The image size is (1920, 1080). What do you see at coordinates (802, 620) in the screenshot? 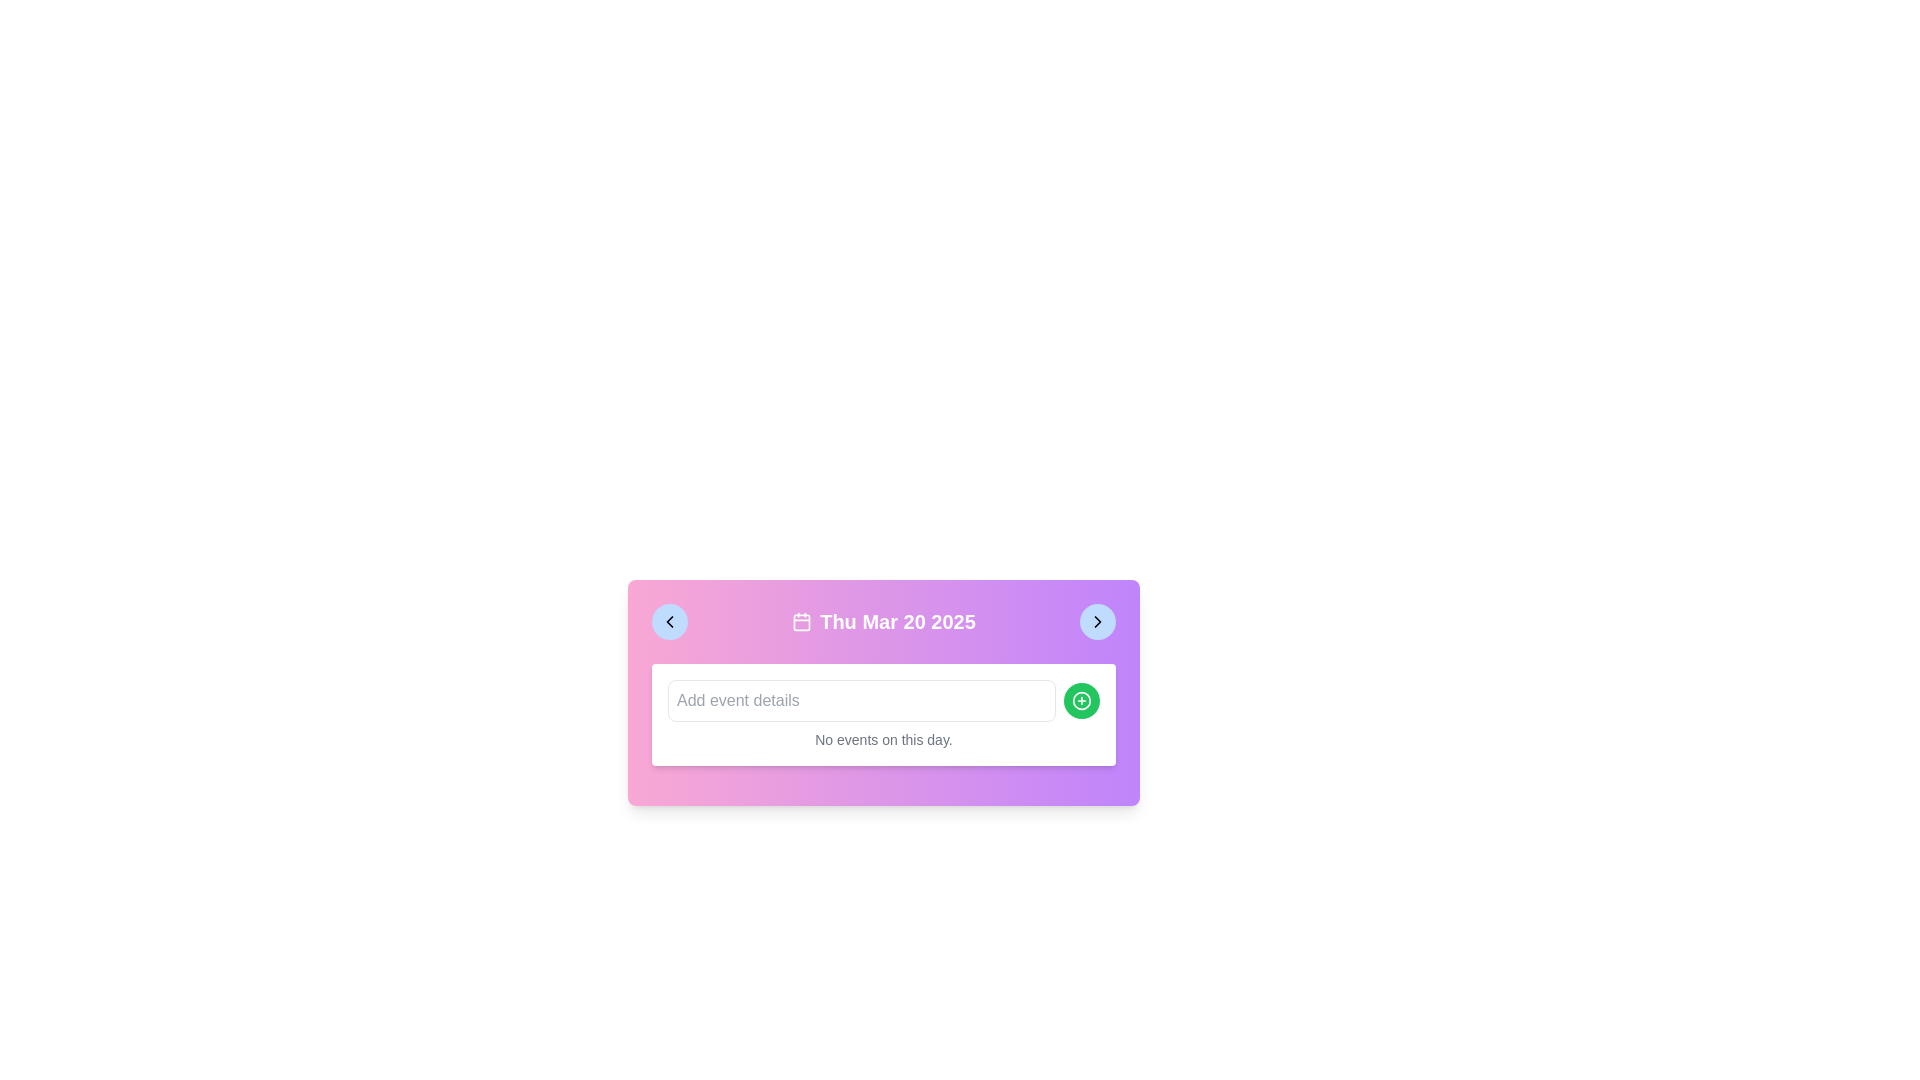
I see `the calendar icon, which is a square with rounded corners, located to the left of the date 'Thu Mar 20 2025'` at bounding box center [802, 620].